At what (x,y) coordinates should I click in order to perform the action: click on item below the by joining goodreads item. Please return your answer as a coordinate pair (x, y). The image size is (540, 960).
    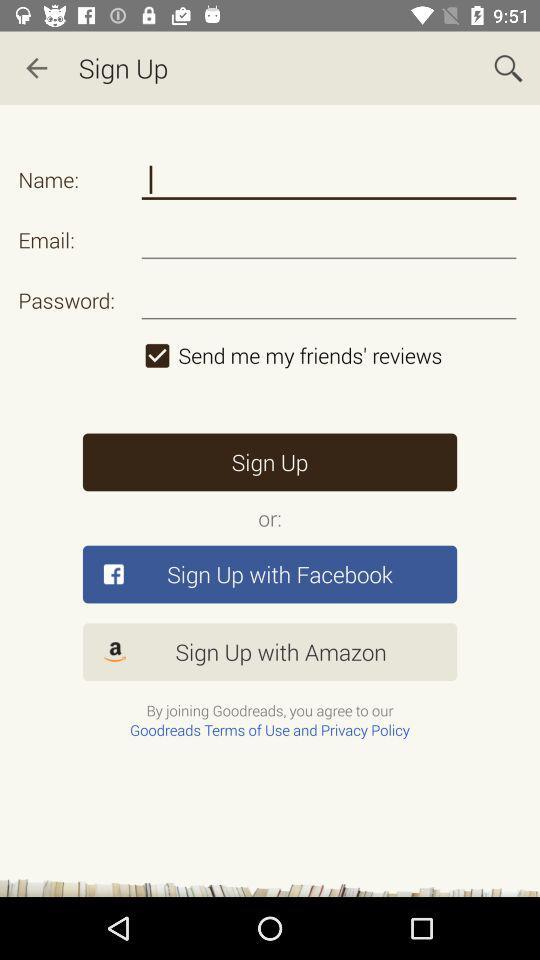
    Looking at the image, I should click on (270, 729).